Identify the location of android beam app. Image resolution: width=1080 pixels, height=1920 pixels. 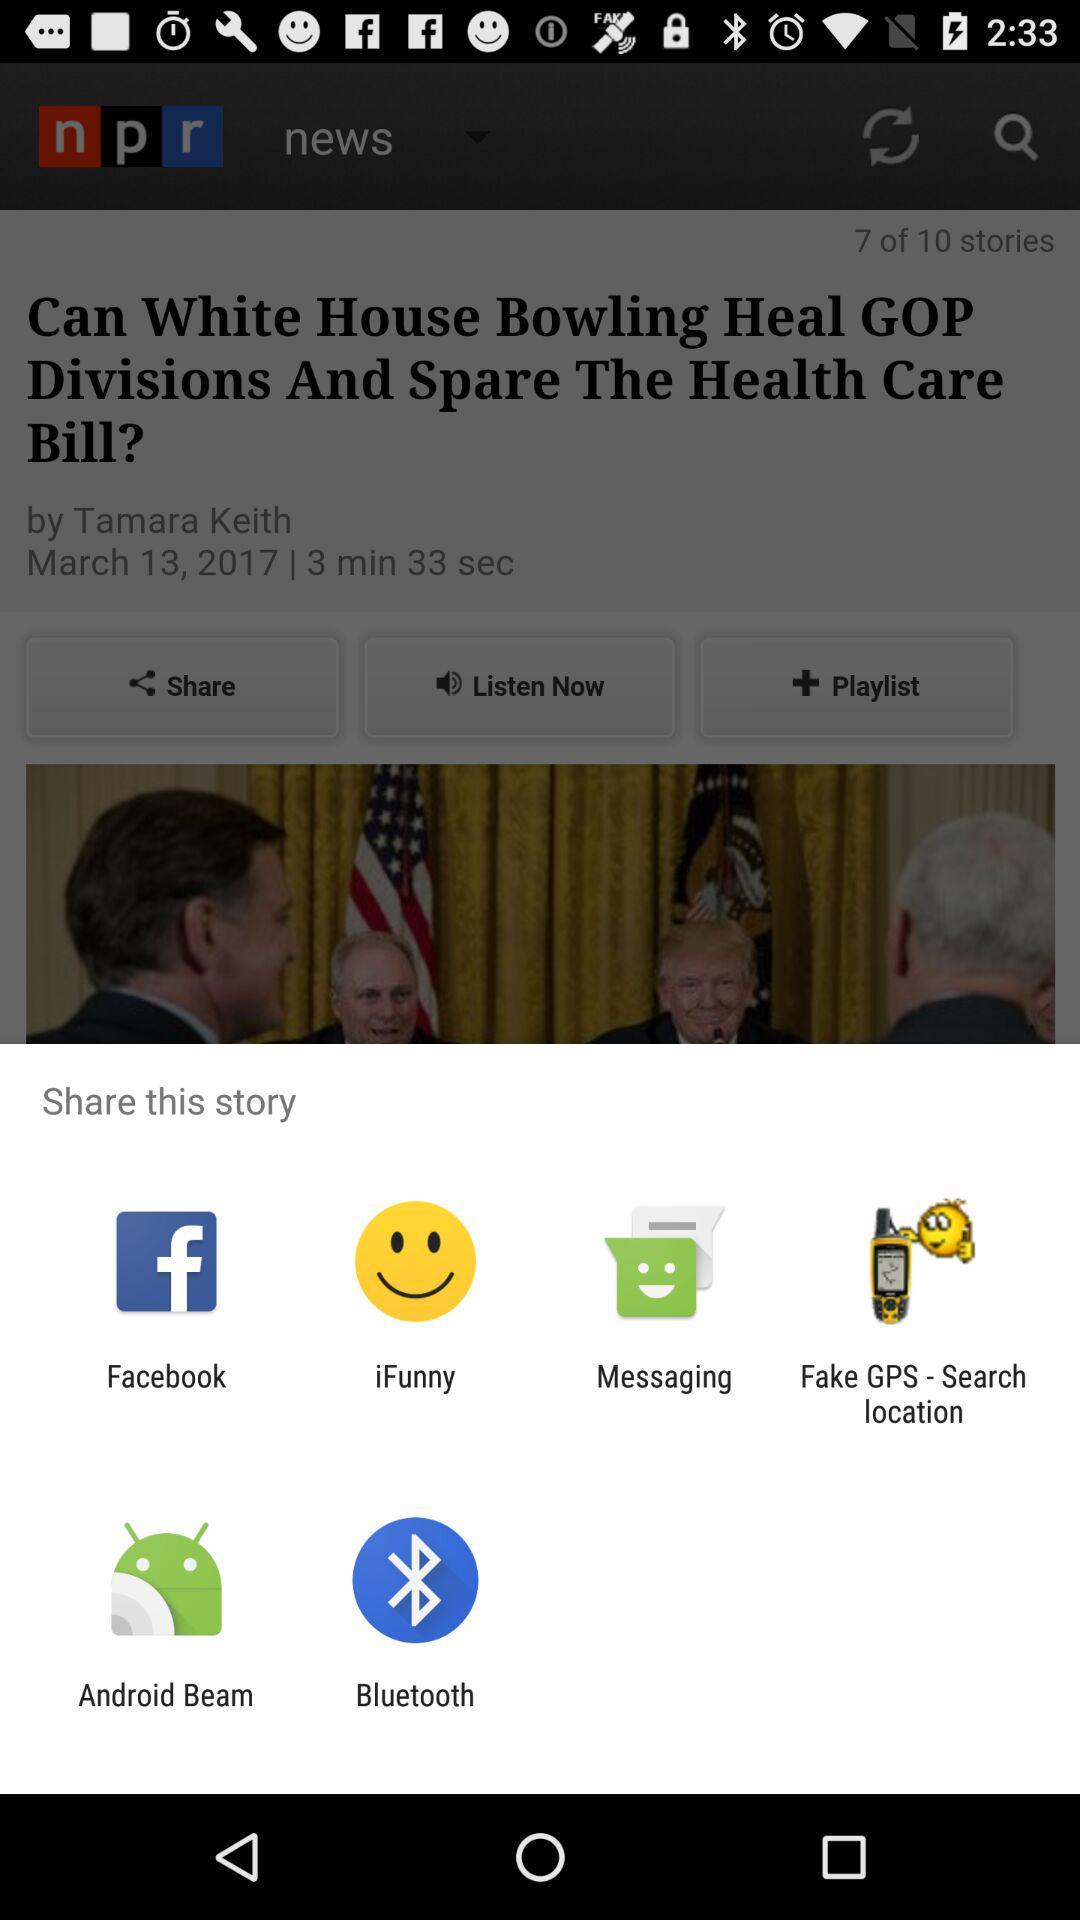
(165, 1711).